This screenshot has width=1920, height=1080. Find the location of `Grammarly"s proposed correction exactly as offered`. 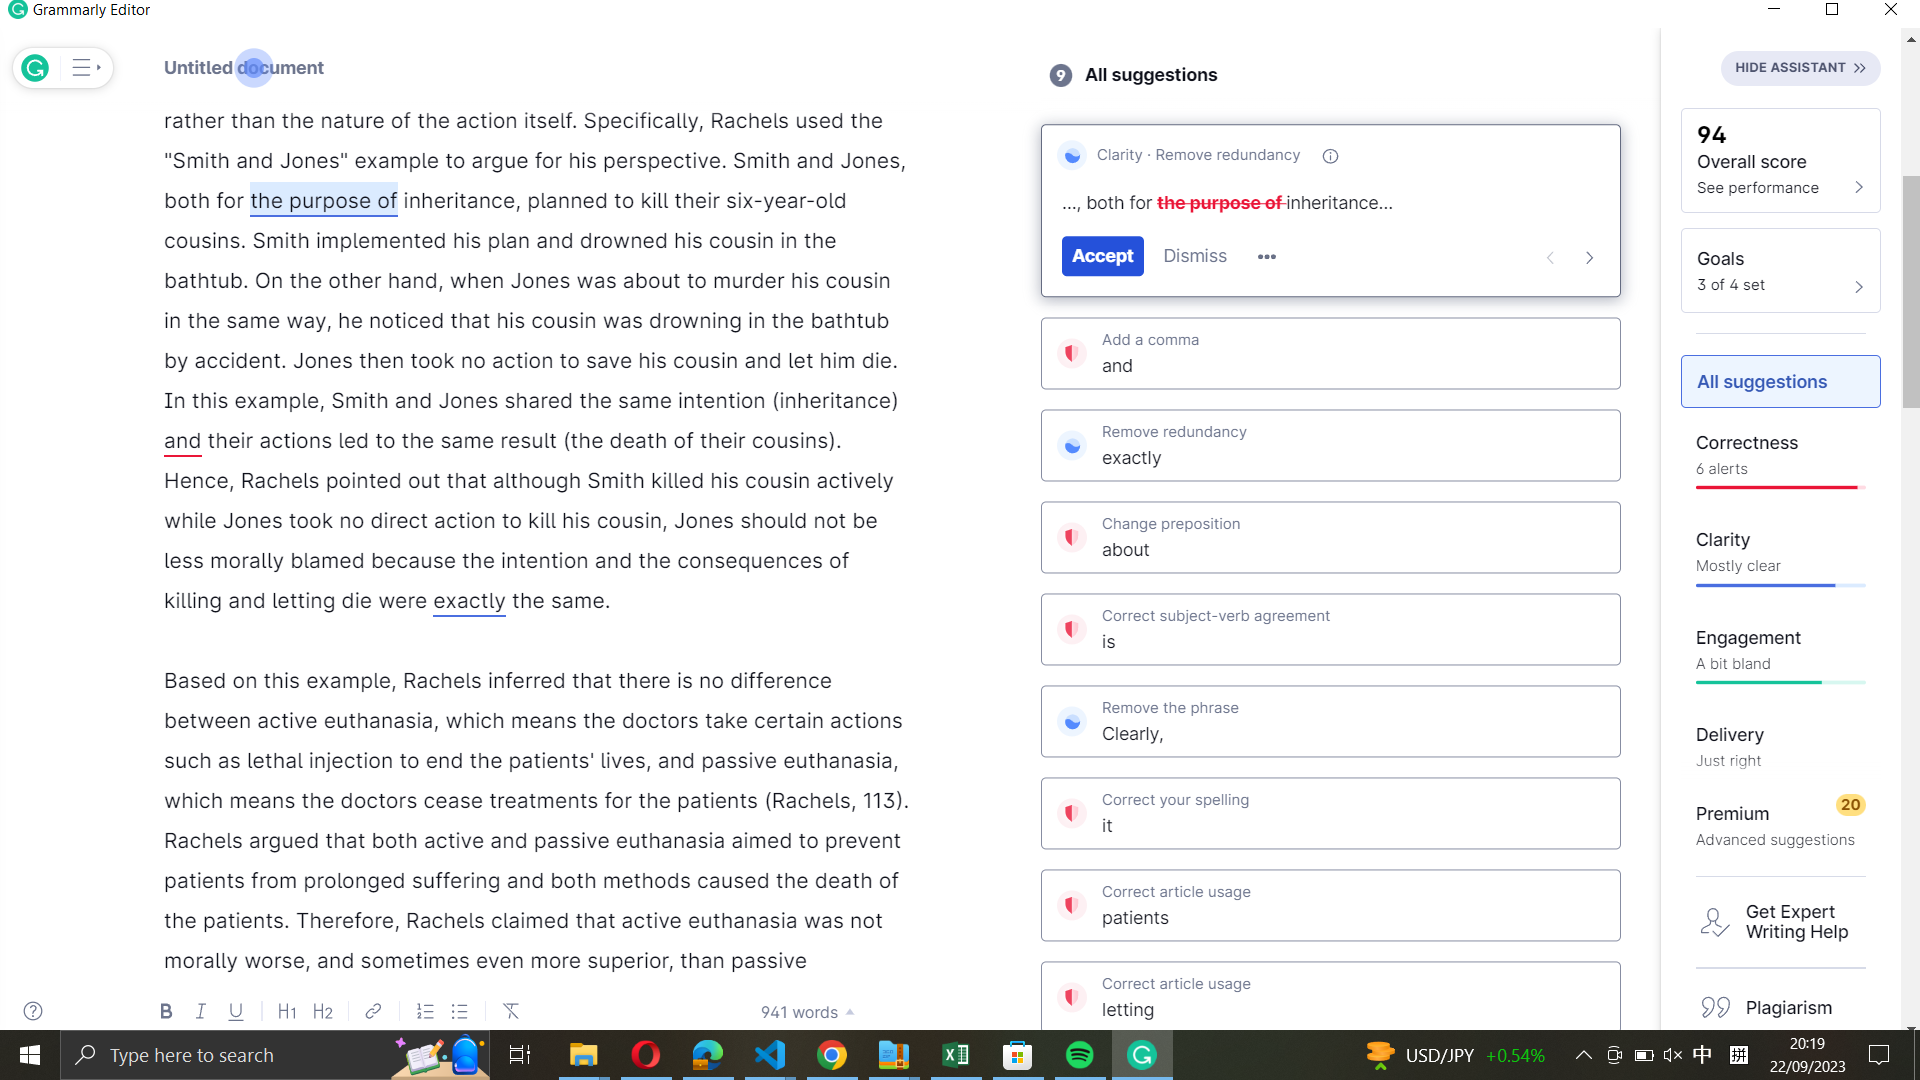

Grammarly"s proposed correction exactly as offered is located at coordinates (1330, 443).